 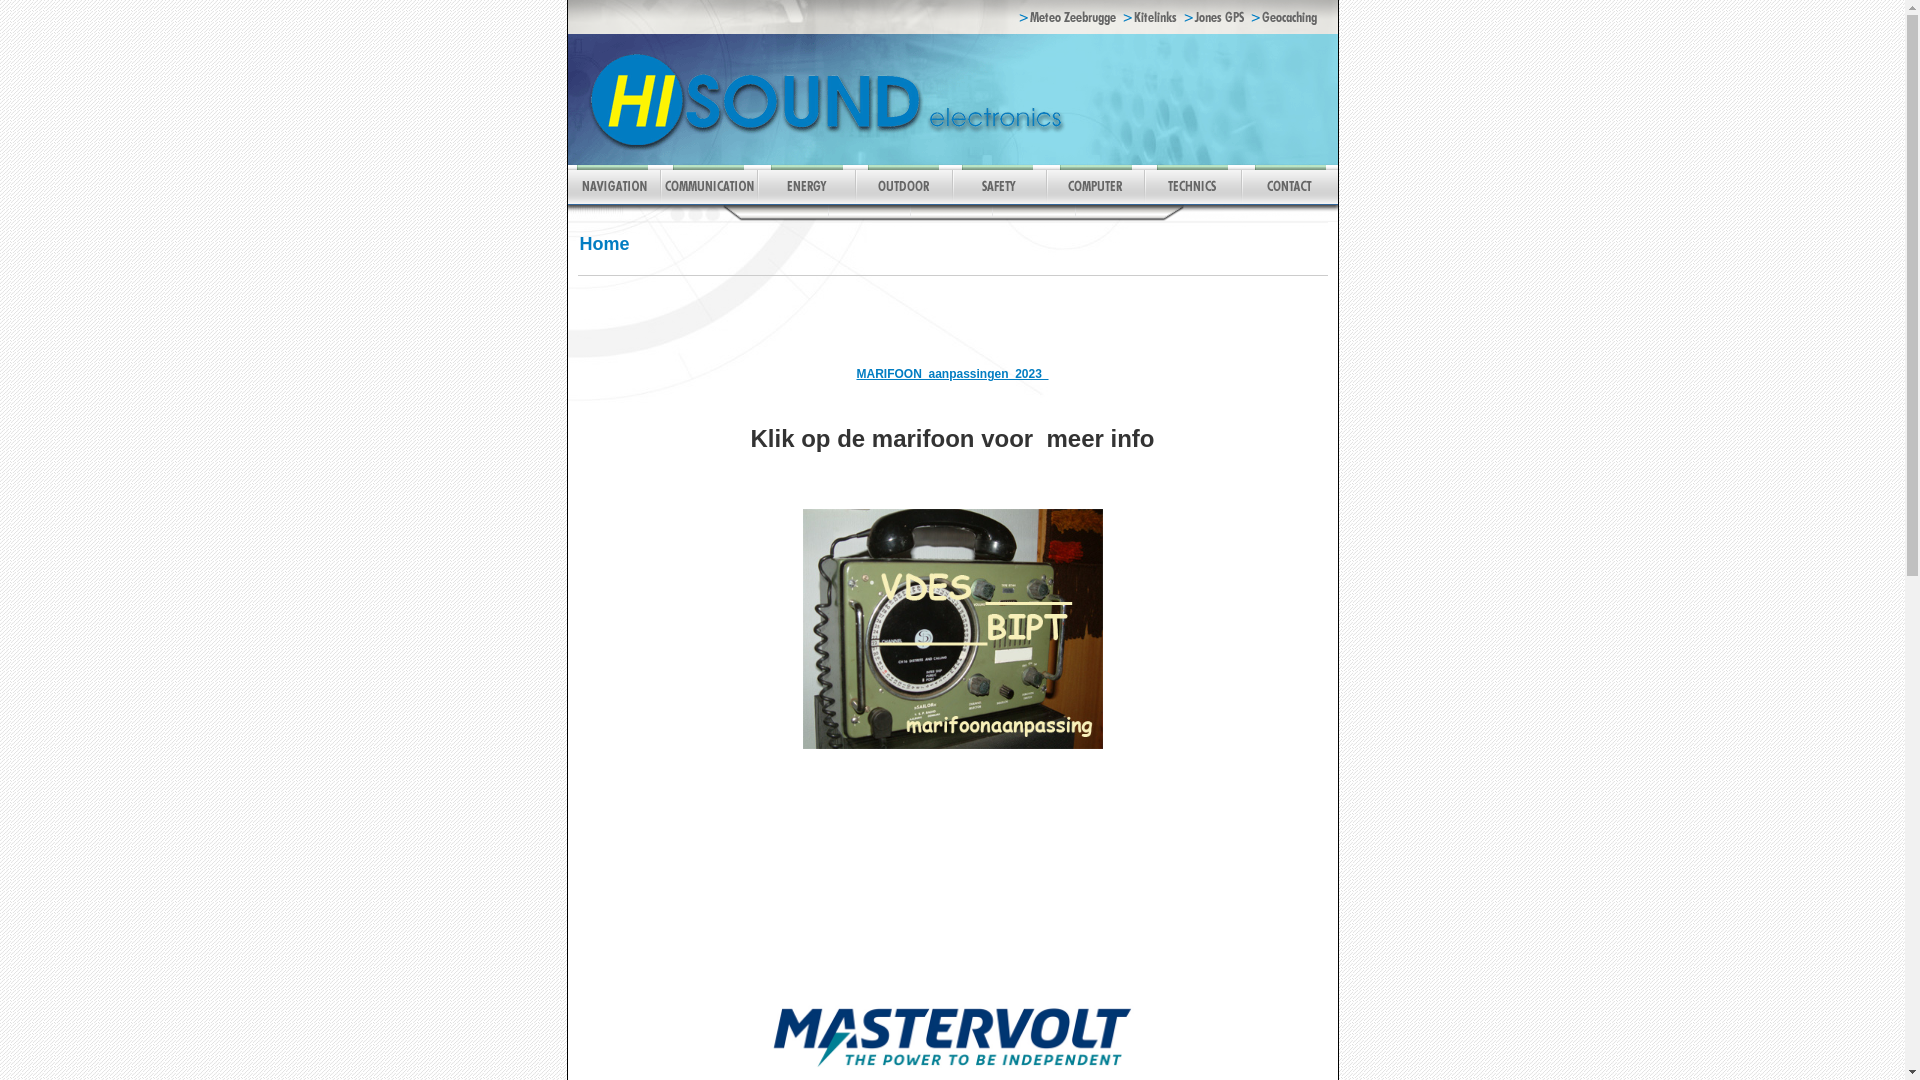 I want to click on 'Outdoor', so click(x=901, y=200).